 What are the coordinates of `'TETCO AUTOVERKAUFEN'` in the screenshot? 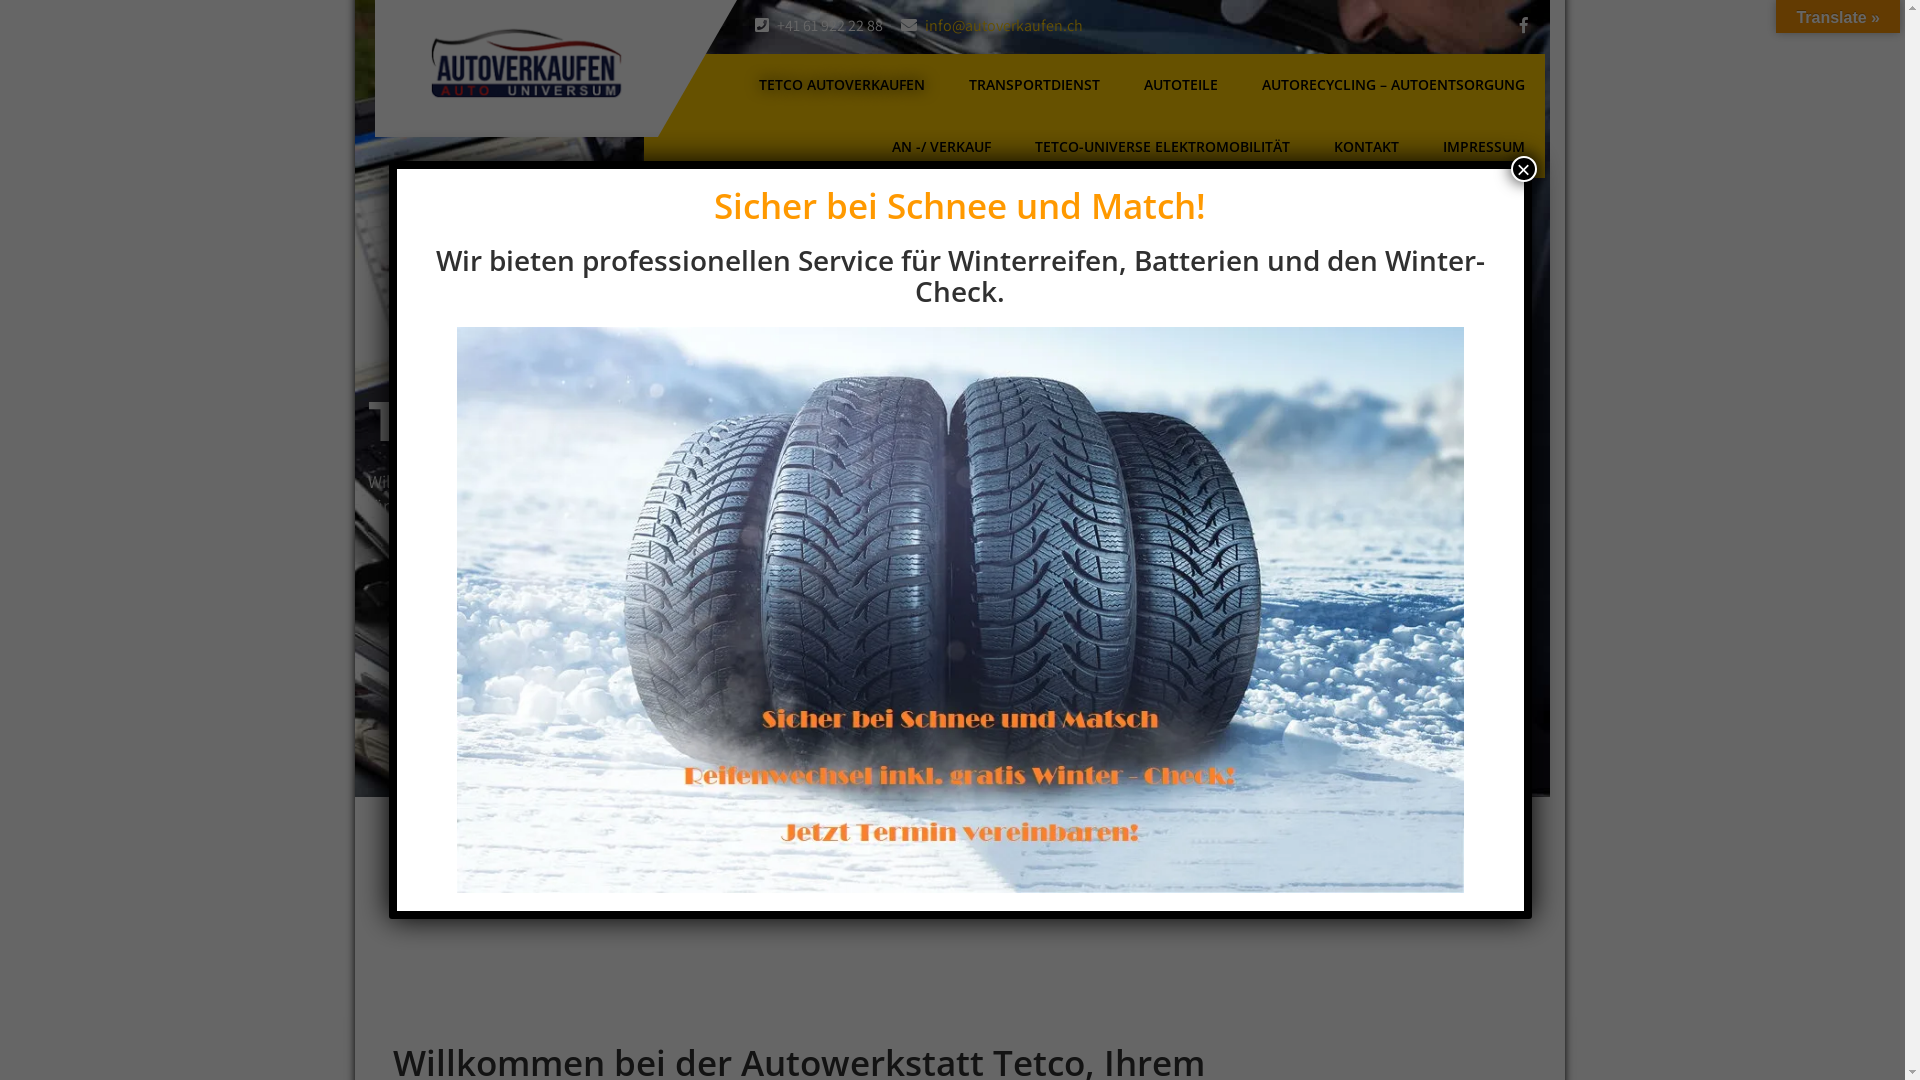 It's located at (841, 83).